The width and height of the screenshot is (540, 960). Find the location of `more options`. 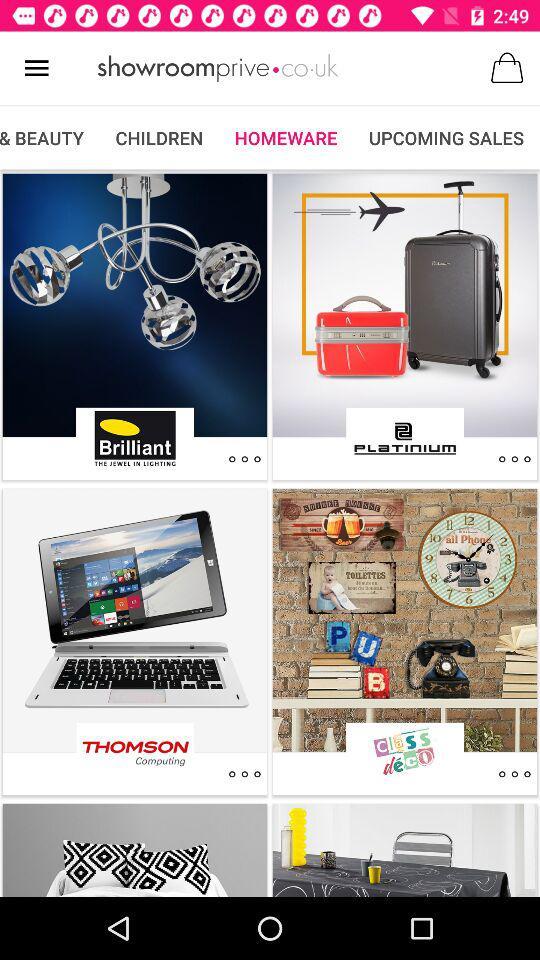

more options is located at coordinates (514, 773).